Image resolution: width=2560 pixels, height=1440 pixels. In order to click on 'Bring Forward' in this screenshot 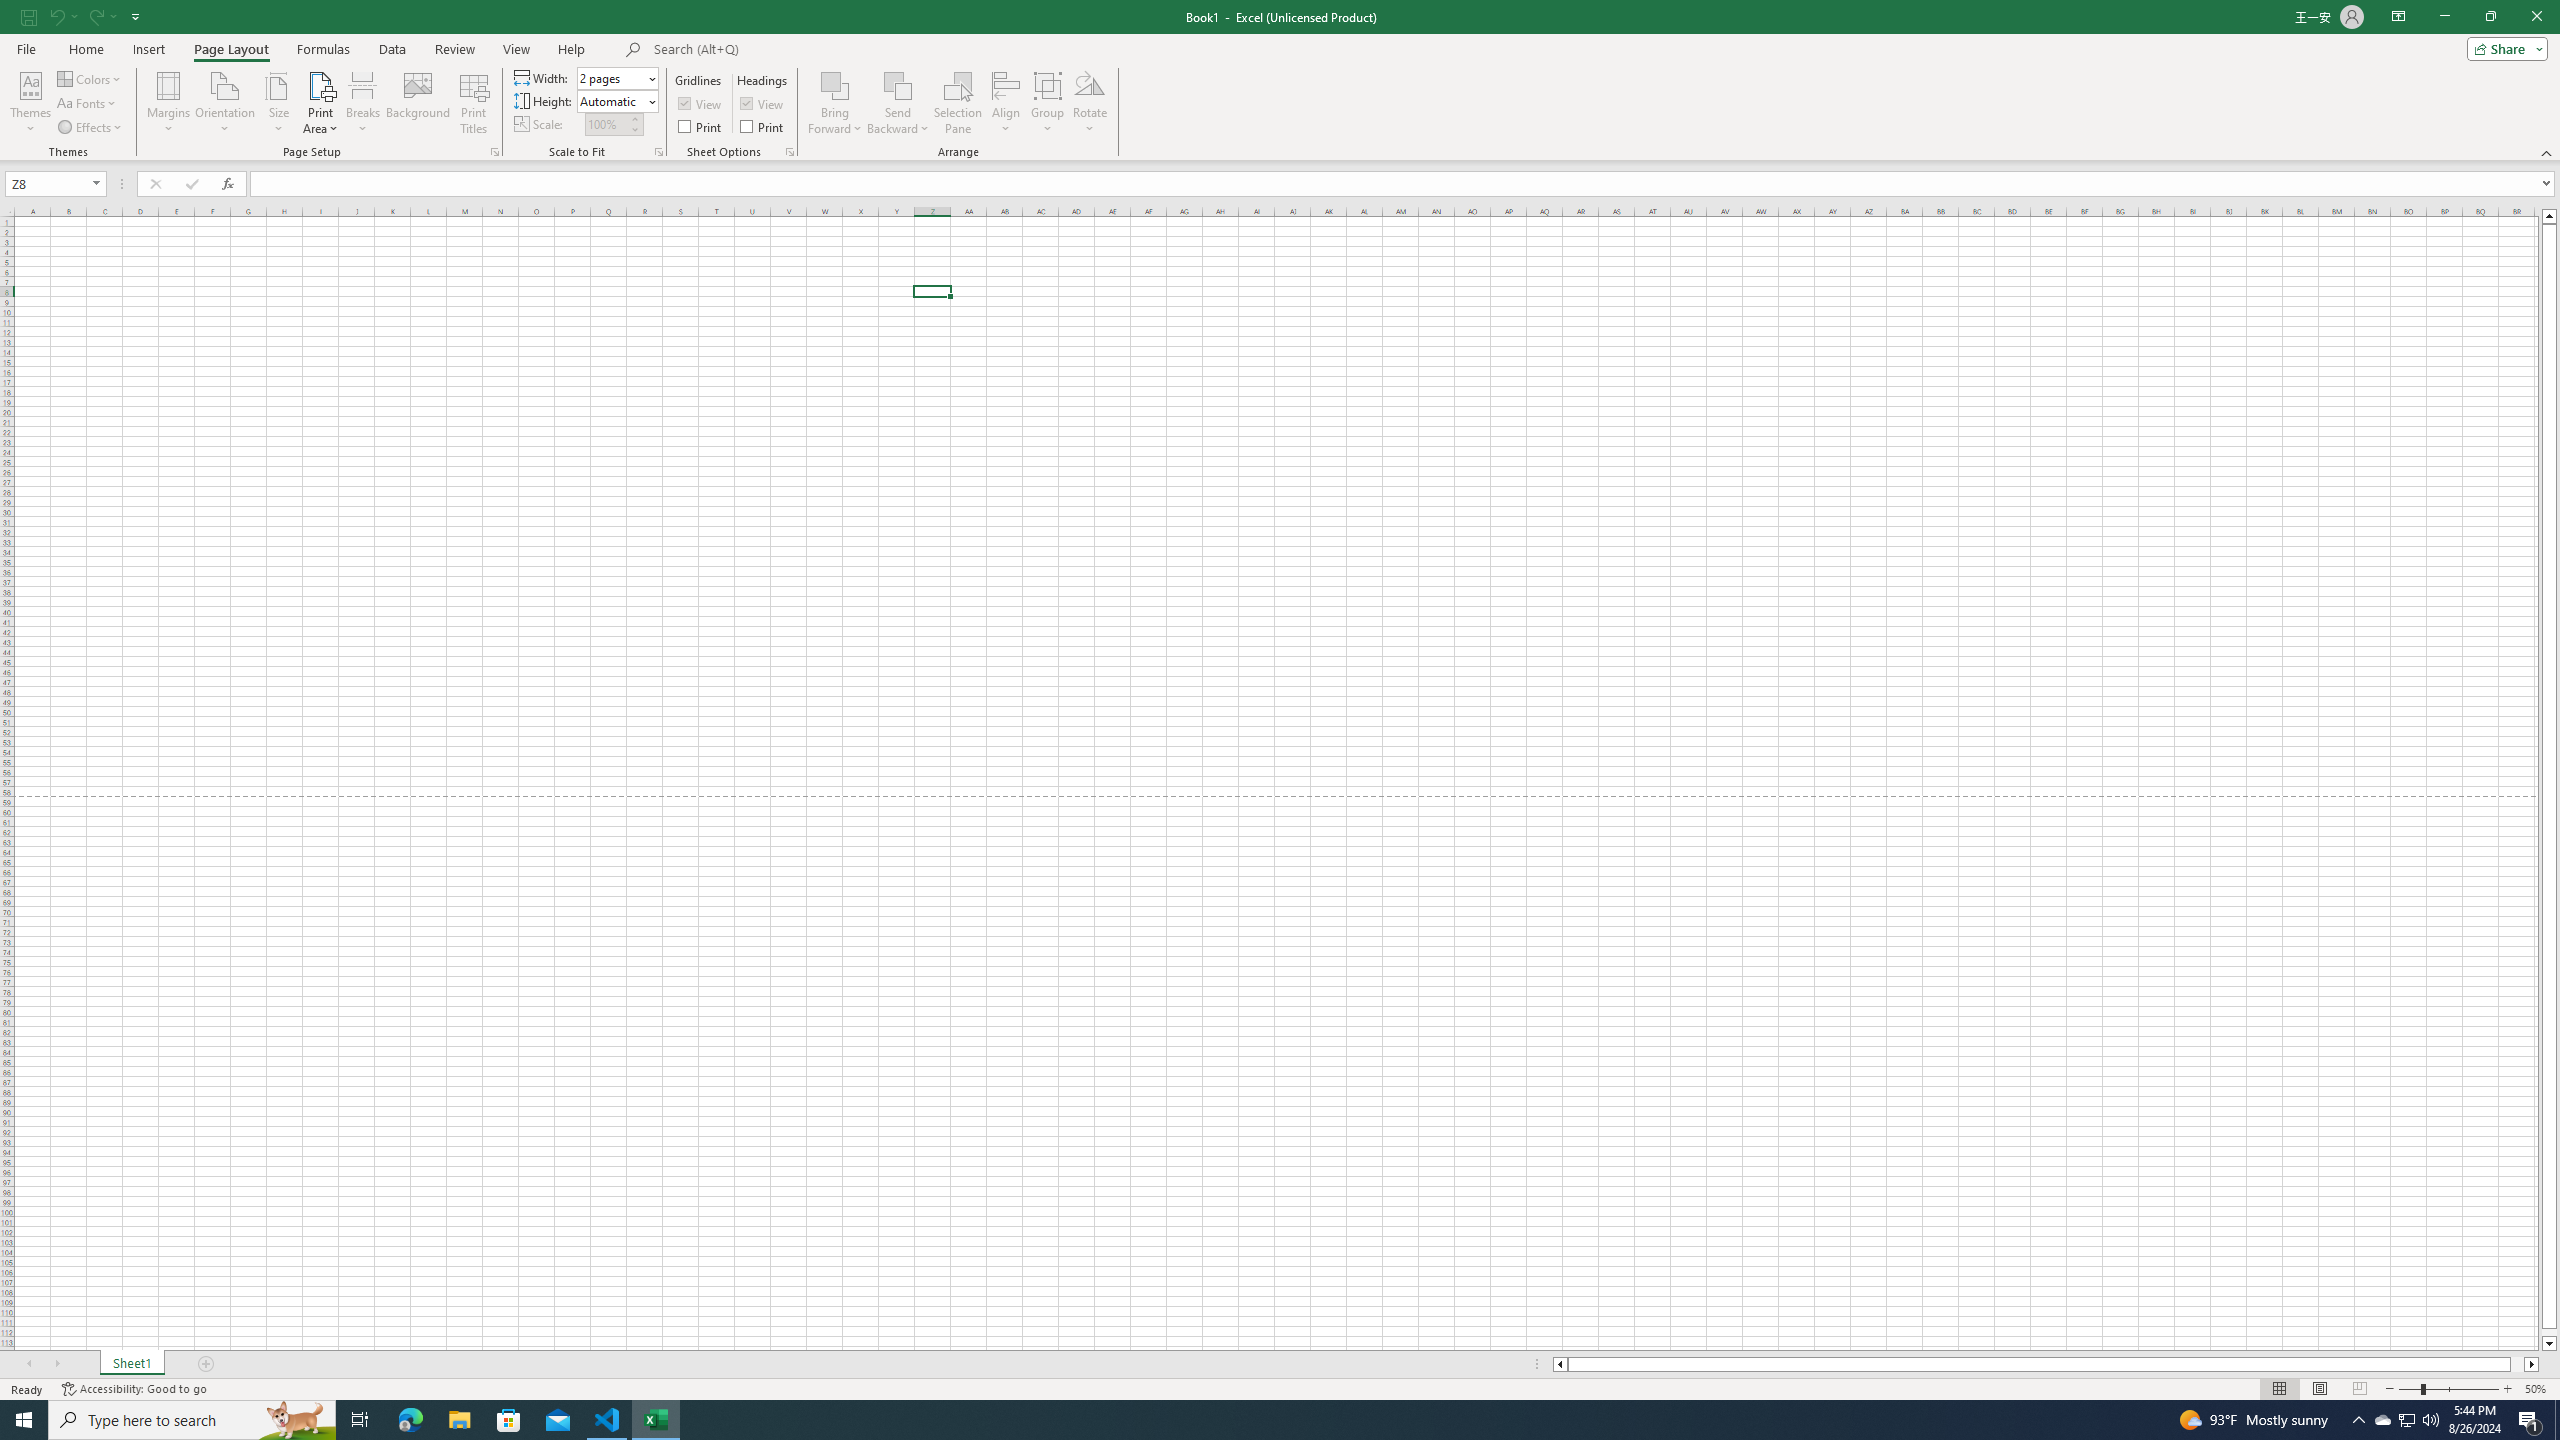, I will do `click(835, 103)`.